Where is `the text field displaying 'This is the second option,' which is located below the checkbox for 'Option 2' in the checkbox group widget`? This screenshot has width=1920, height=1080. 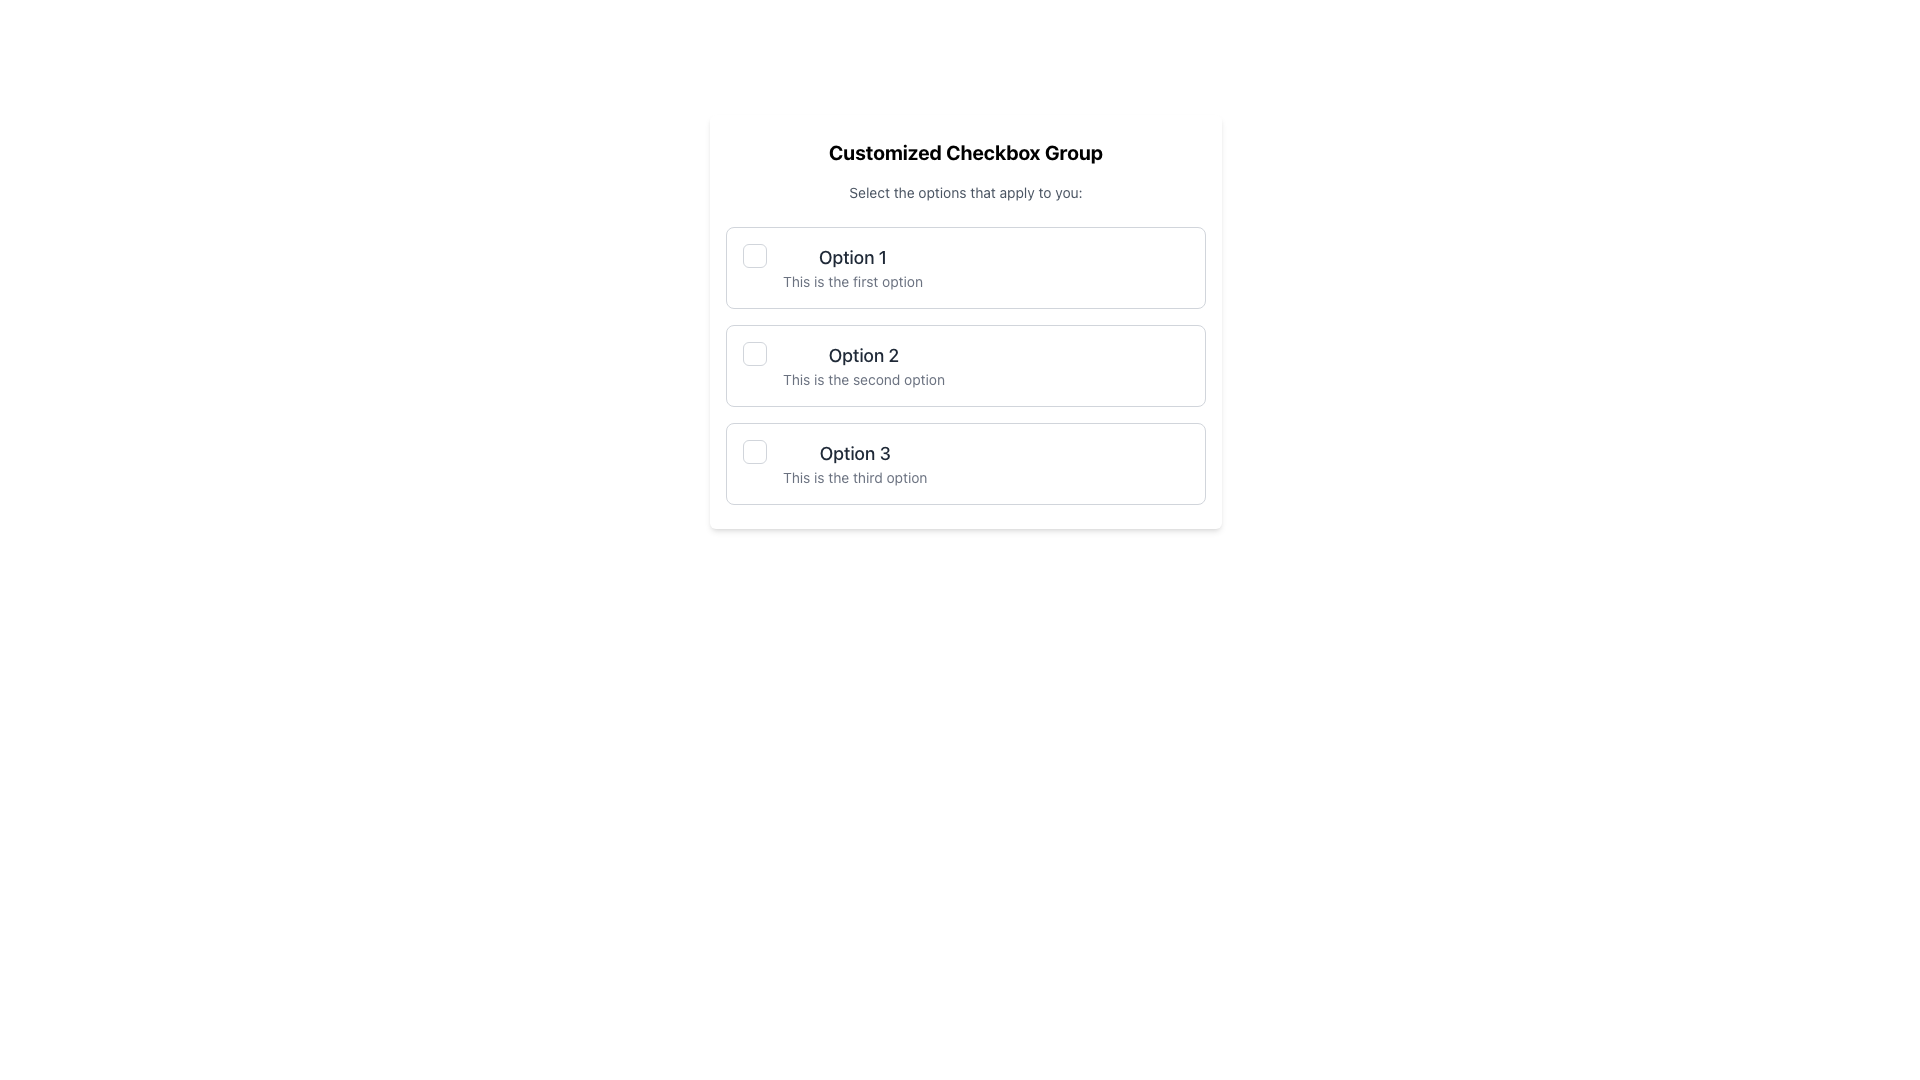
the text field displaying 'This is the second option,' which is located below the checkbox for 'Option 2' in the checkbox group widget is located at coordinates (864, 380).